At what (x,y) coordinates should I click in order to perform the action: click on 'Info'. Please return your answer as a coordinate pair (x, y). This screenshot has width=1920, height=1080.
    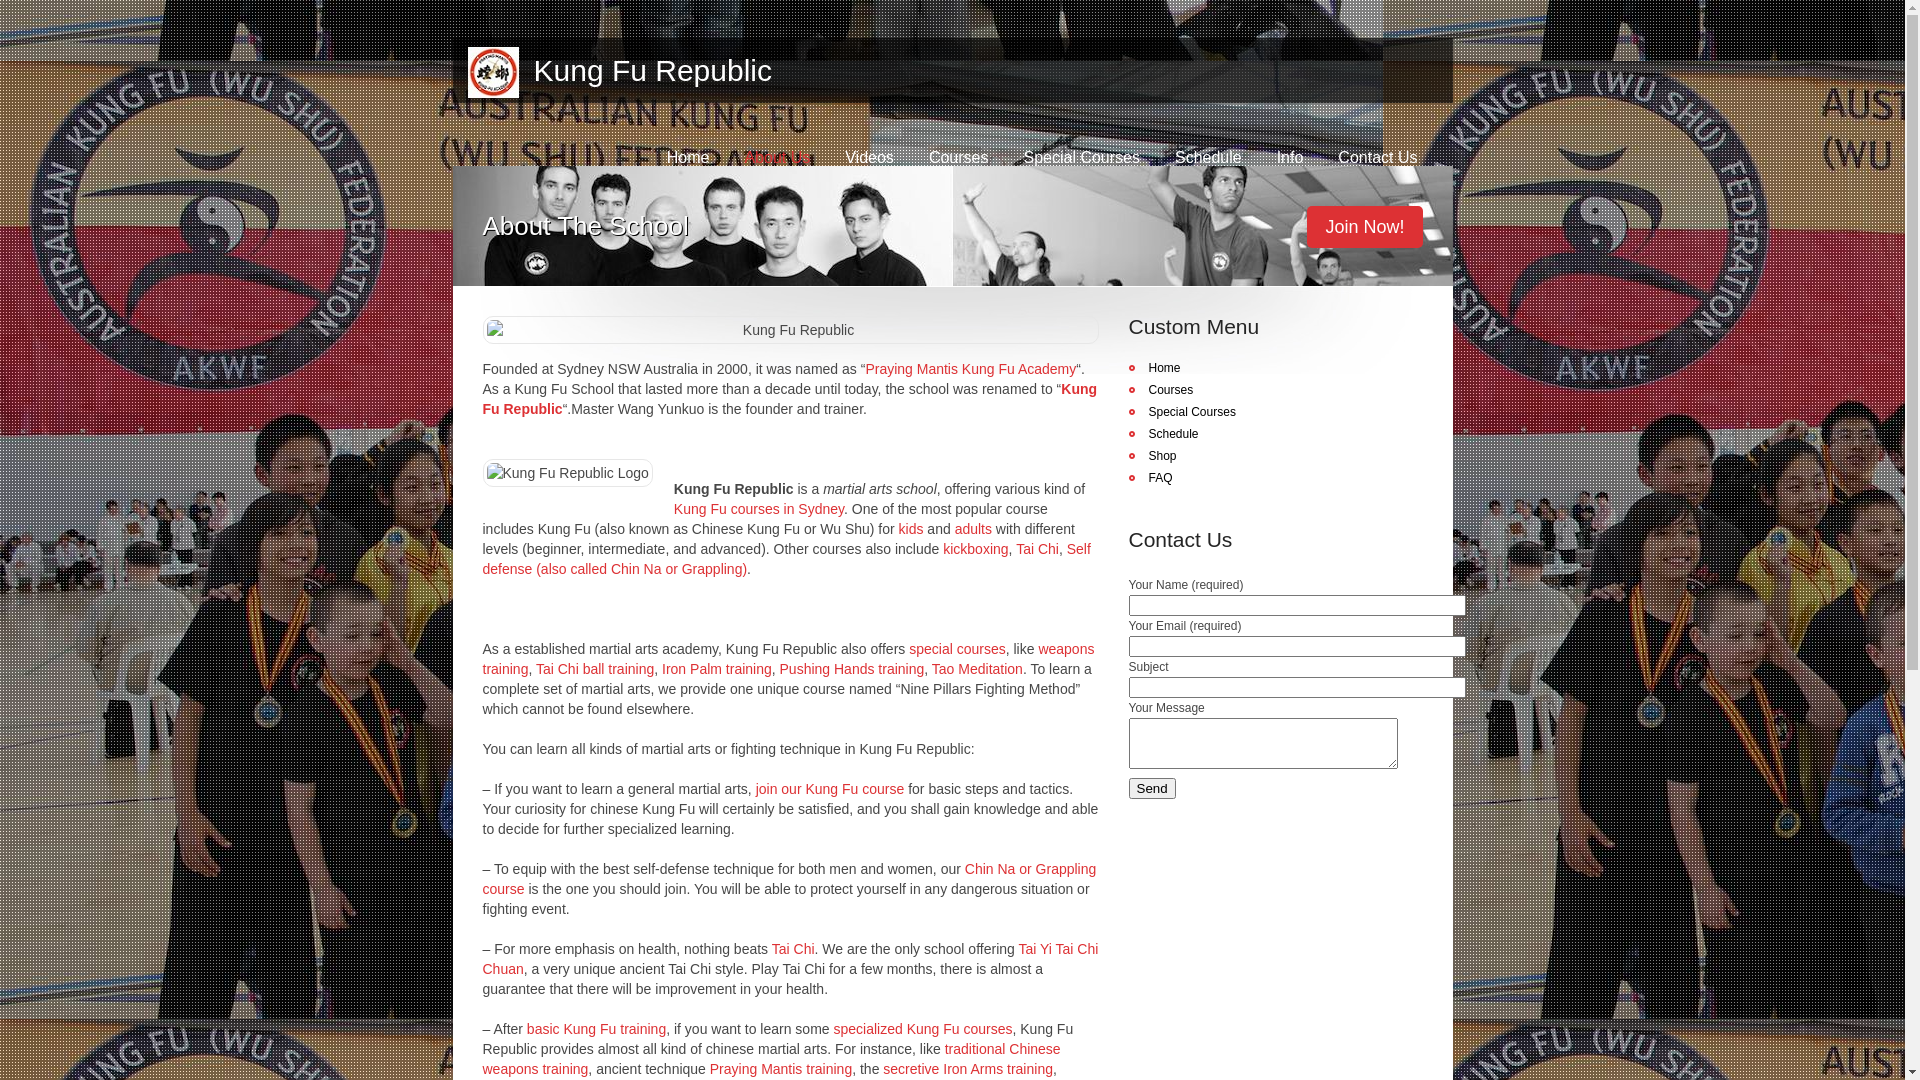
    Looking at the image, I should click on (1290, 156).